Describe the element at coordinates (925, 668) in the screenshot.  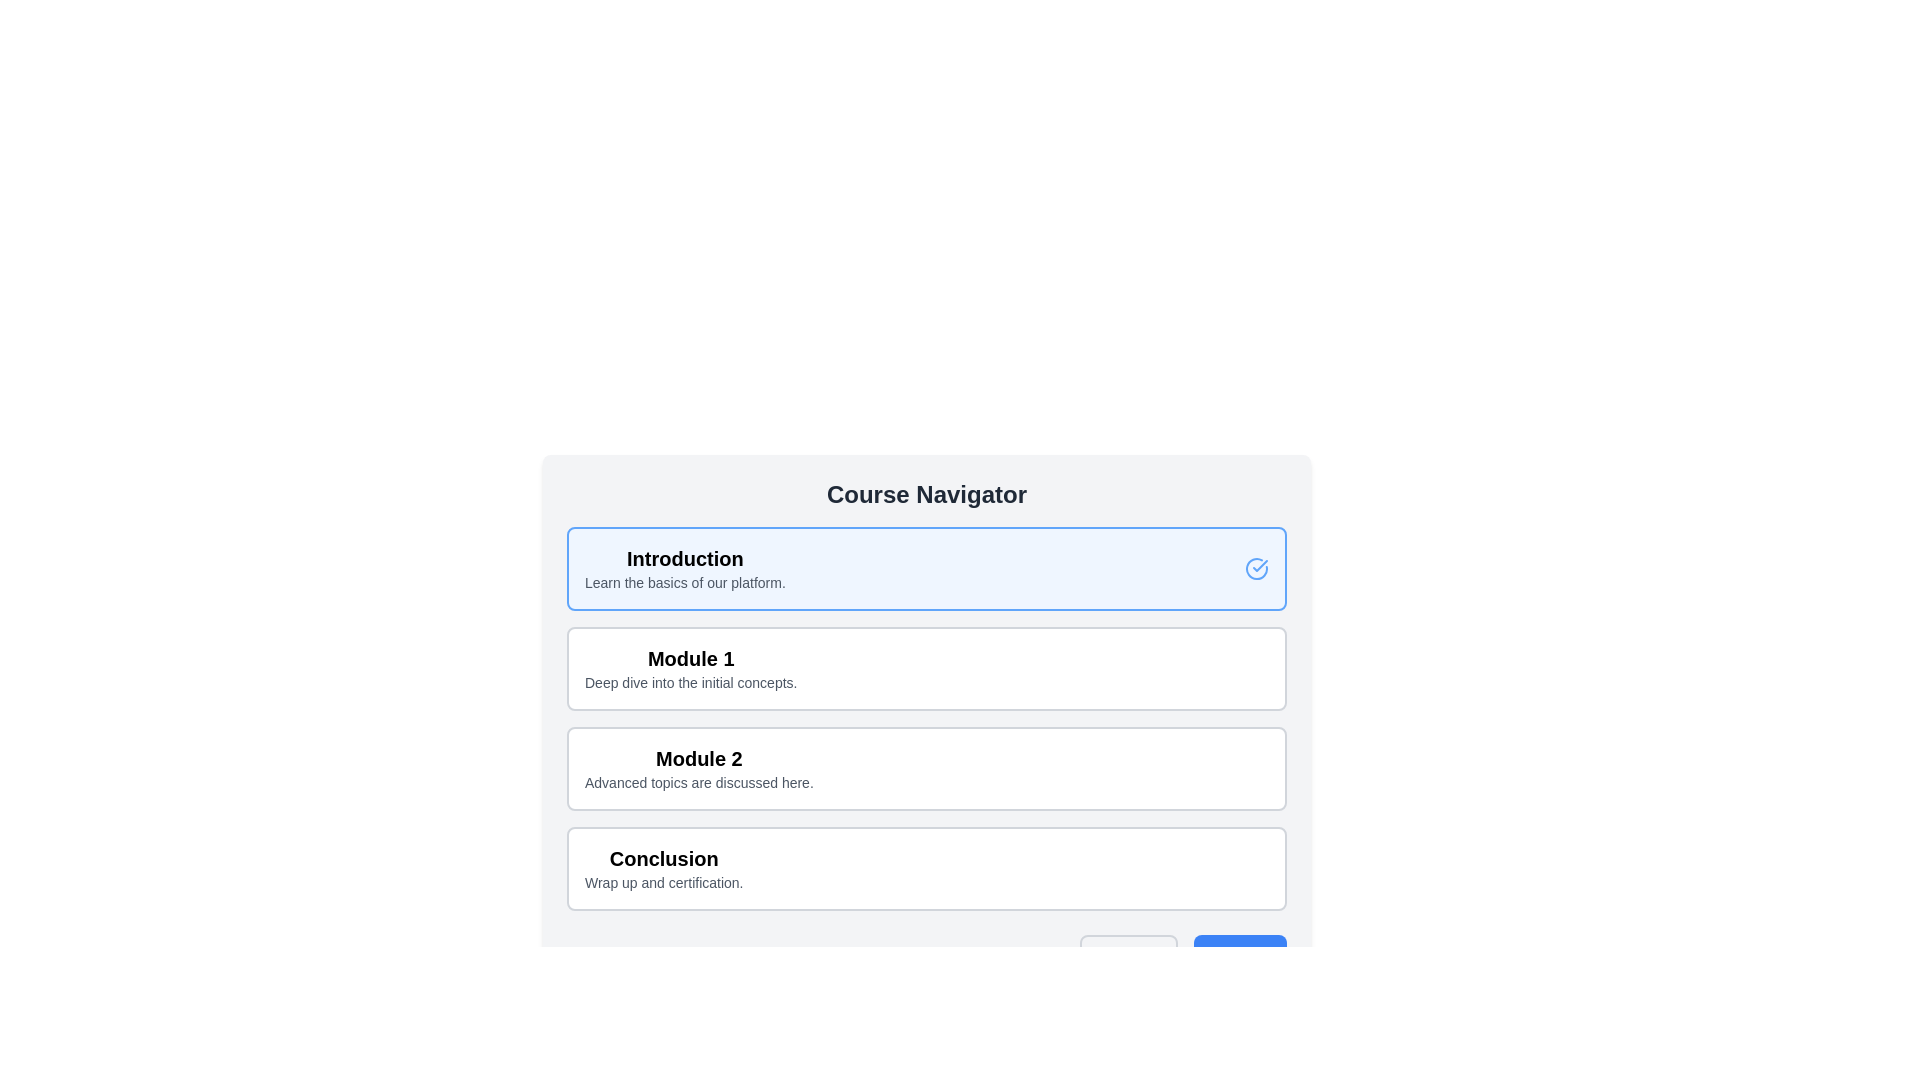
I see `the module Module 1 to view its details` at that location.